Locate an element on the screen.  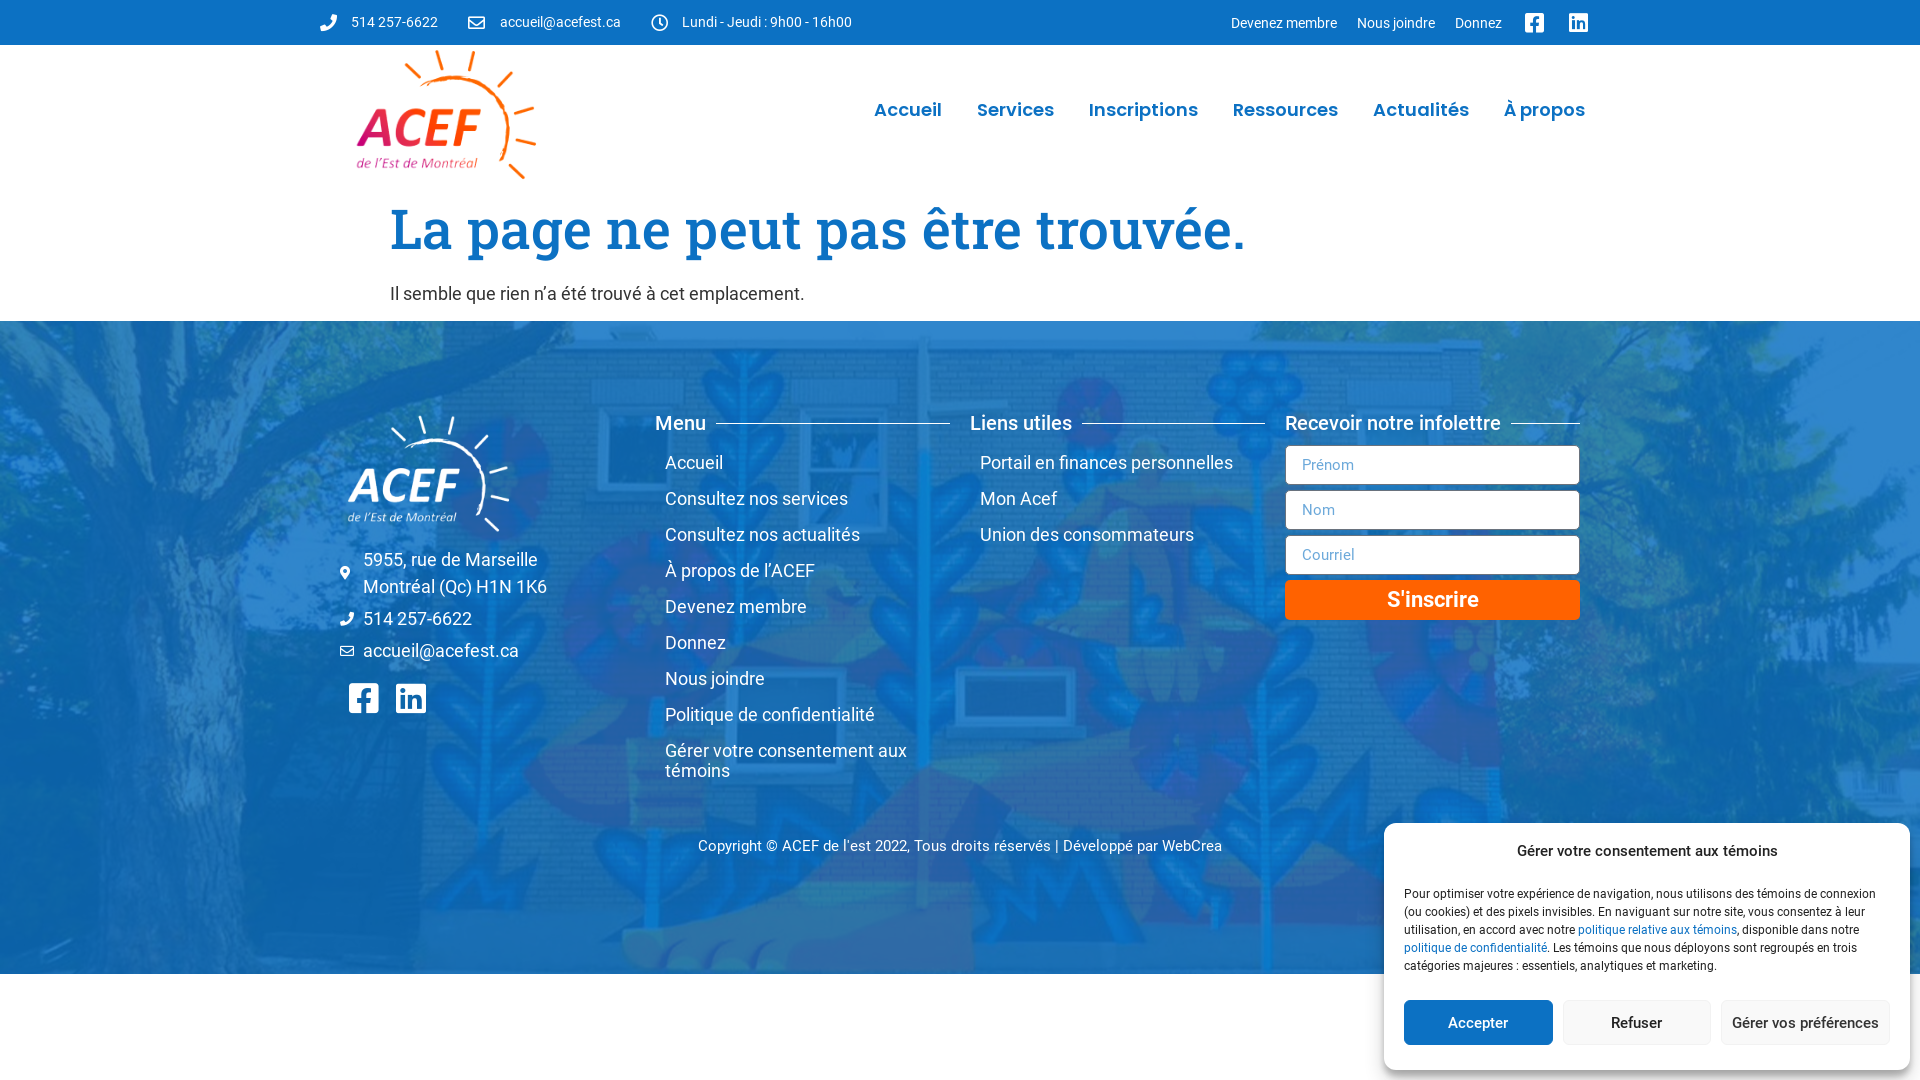
'Devenez membre' is located at coordinates (802, 605).